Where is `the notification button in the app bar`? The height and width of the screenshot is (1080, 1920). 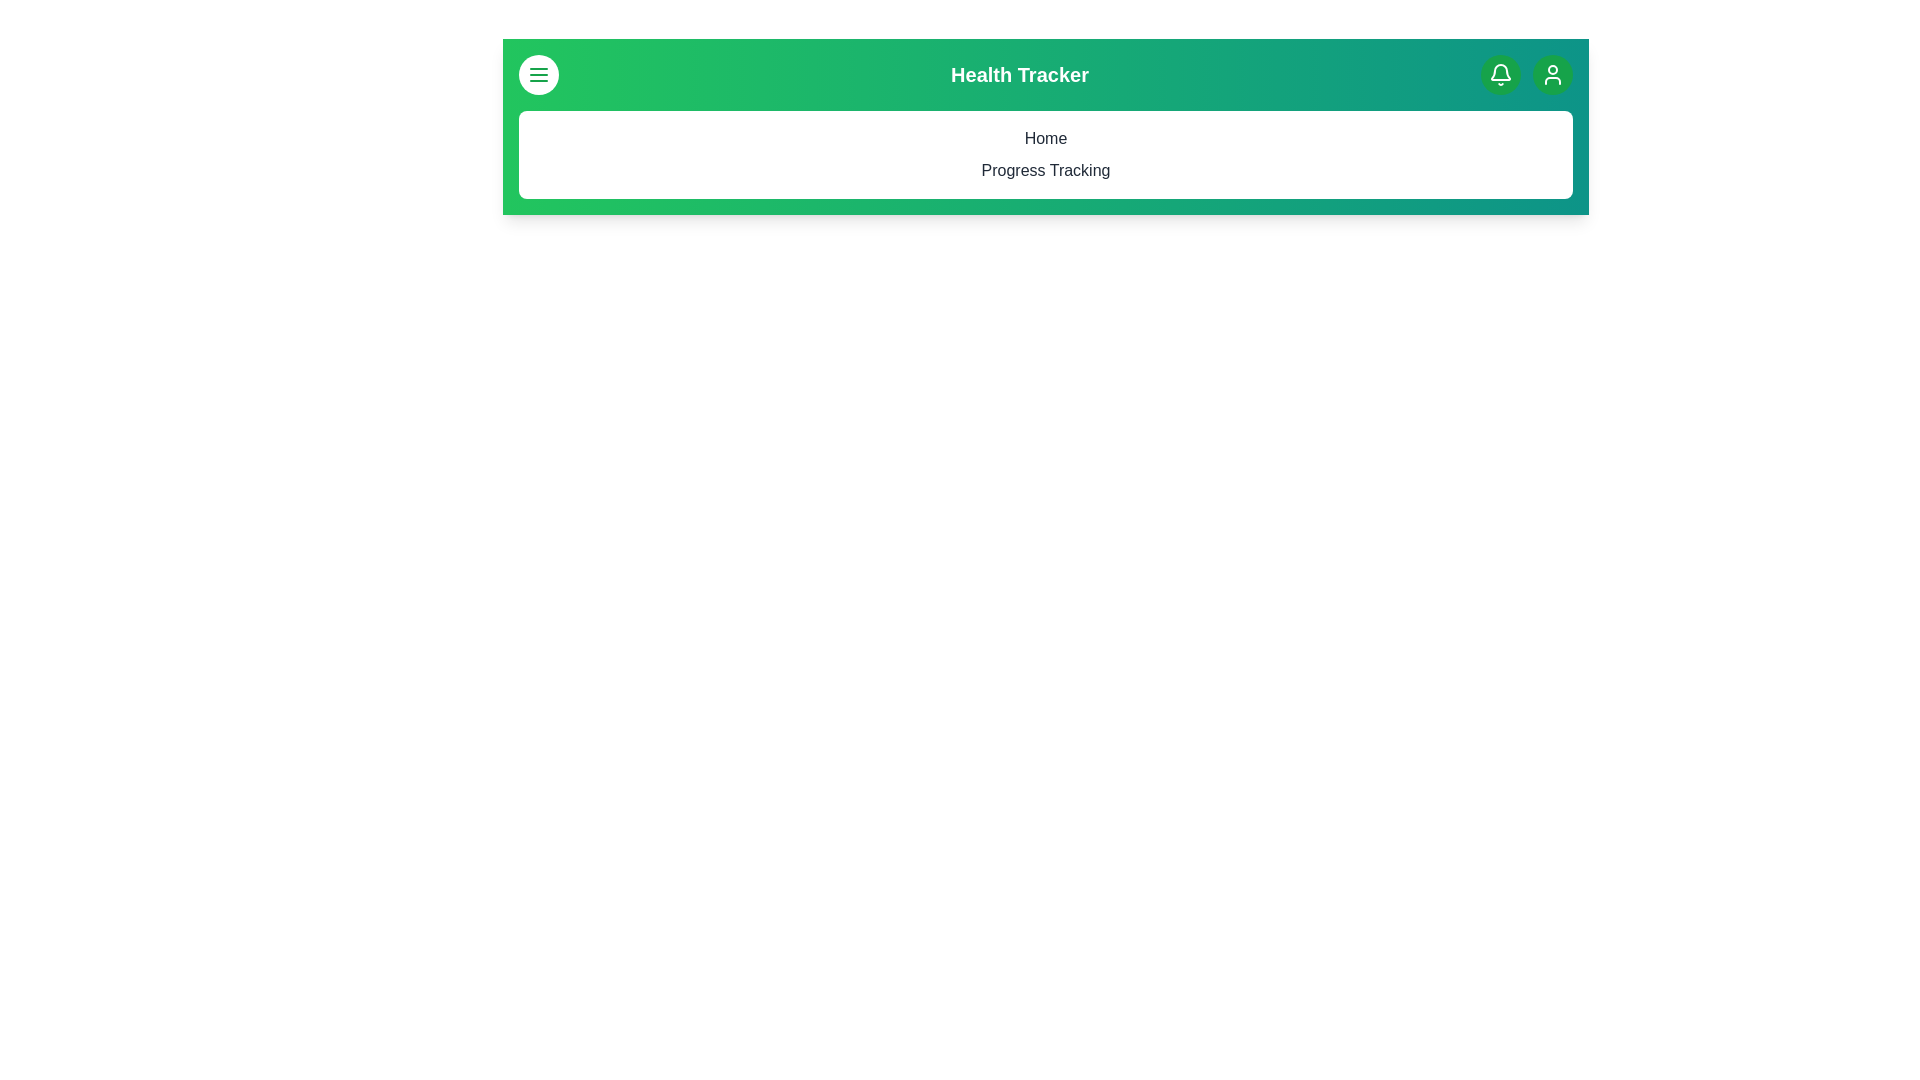 the notification button in the app bar is located at coordinates (1501, 73).